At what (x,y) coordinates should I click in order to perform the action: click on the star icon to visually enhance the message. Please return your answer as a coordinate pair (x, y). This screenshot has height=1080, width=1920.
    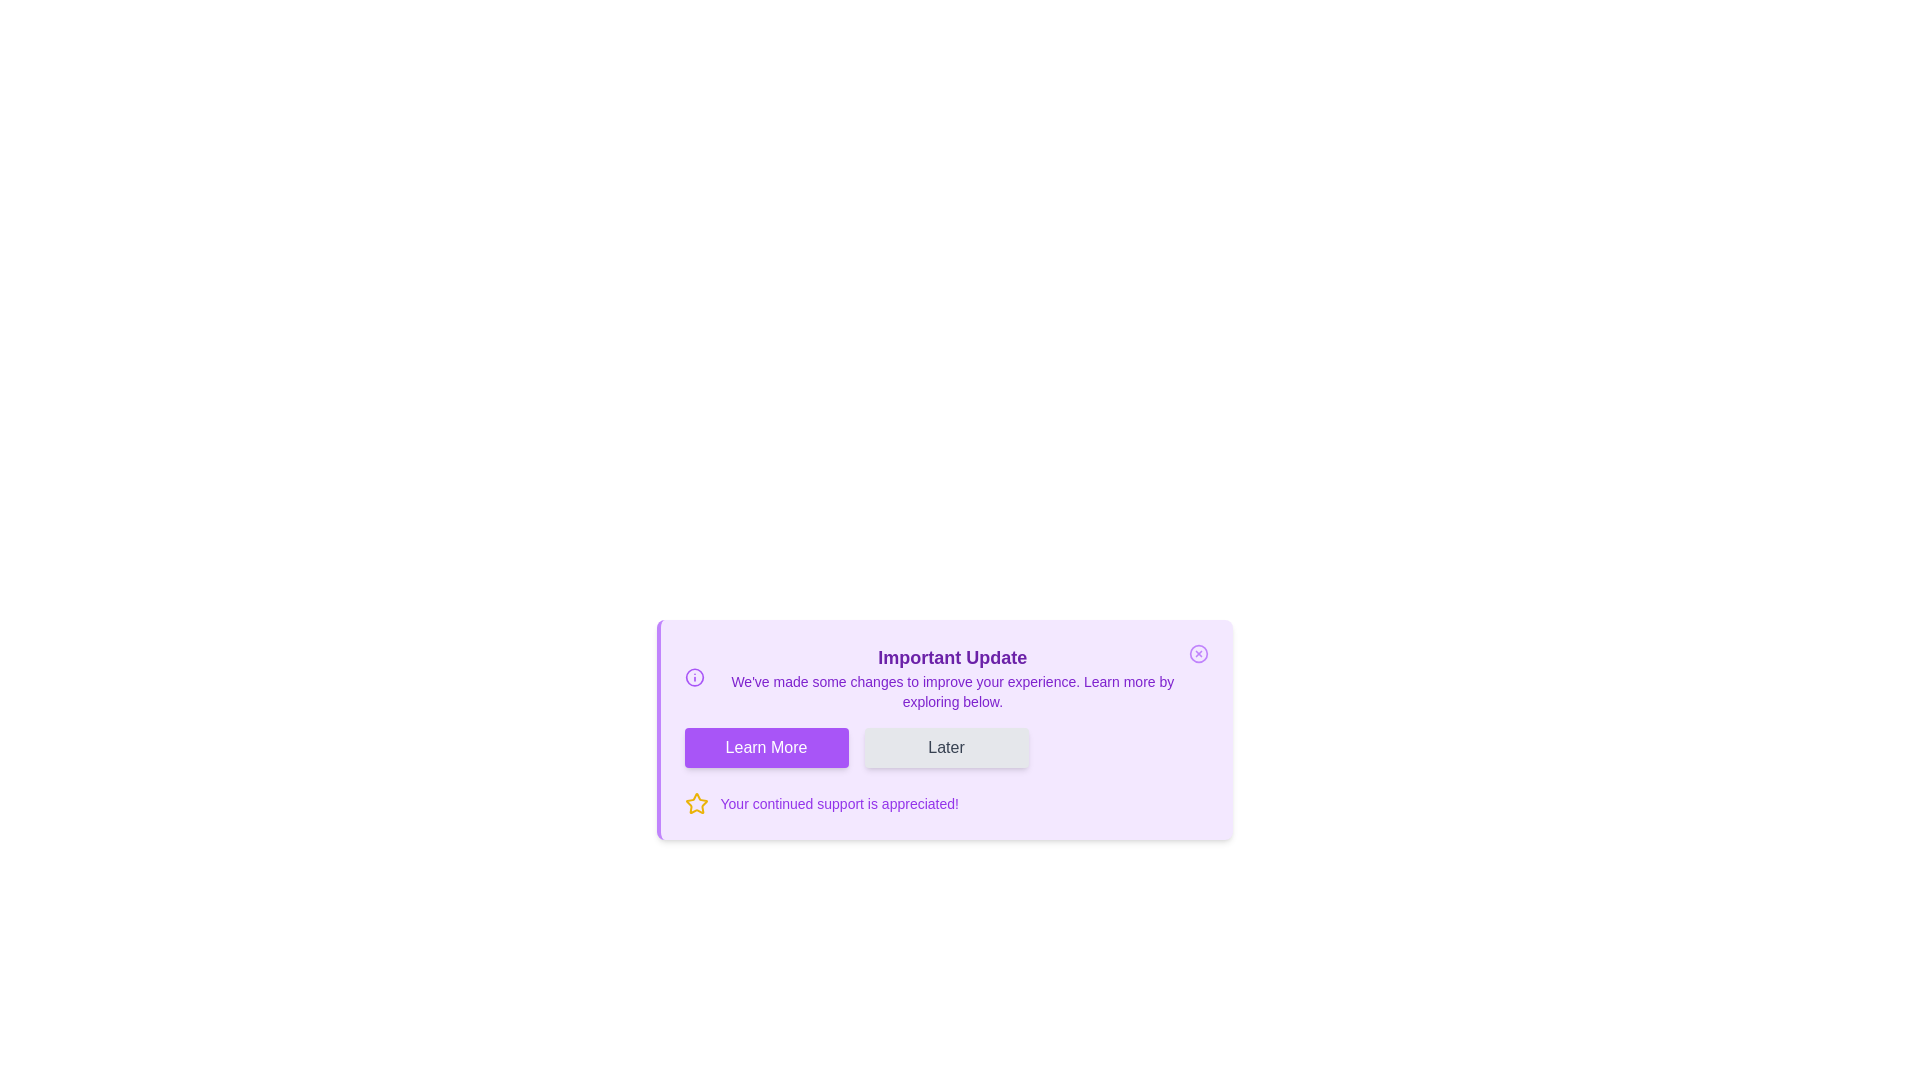
    Looking at the image, I should click on (696, 802).